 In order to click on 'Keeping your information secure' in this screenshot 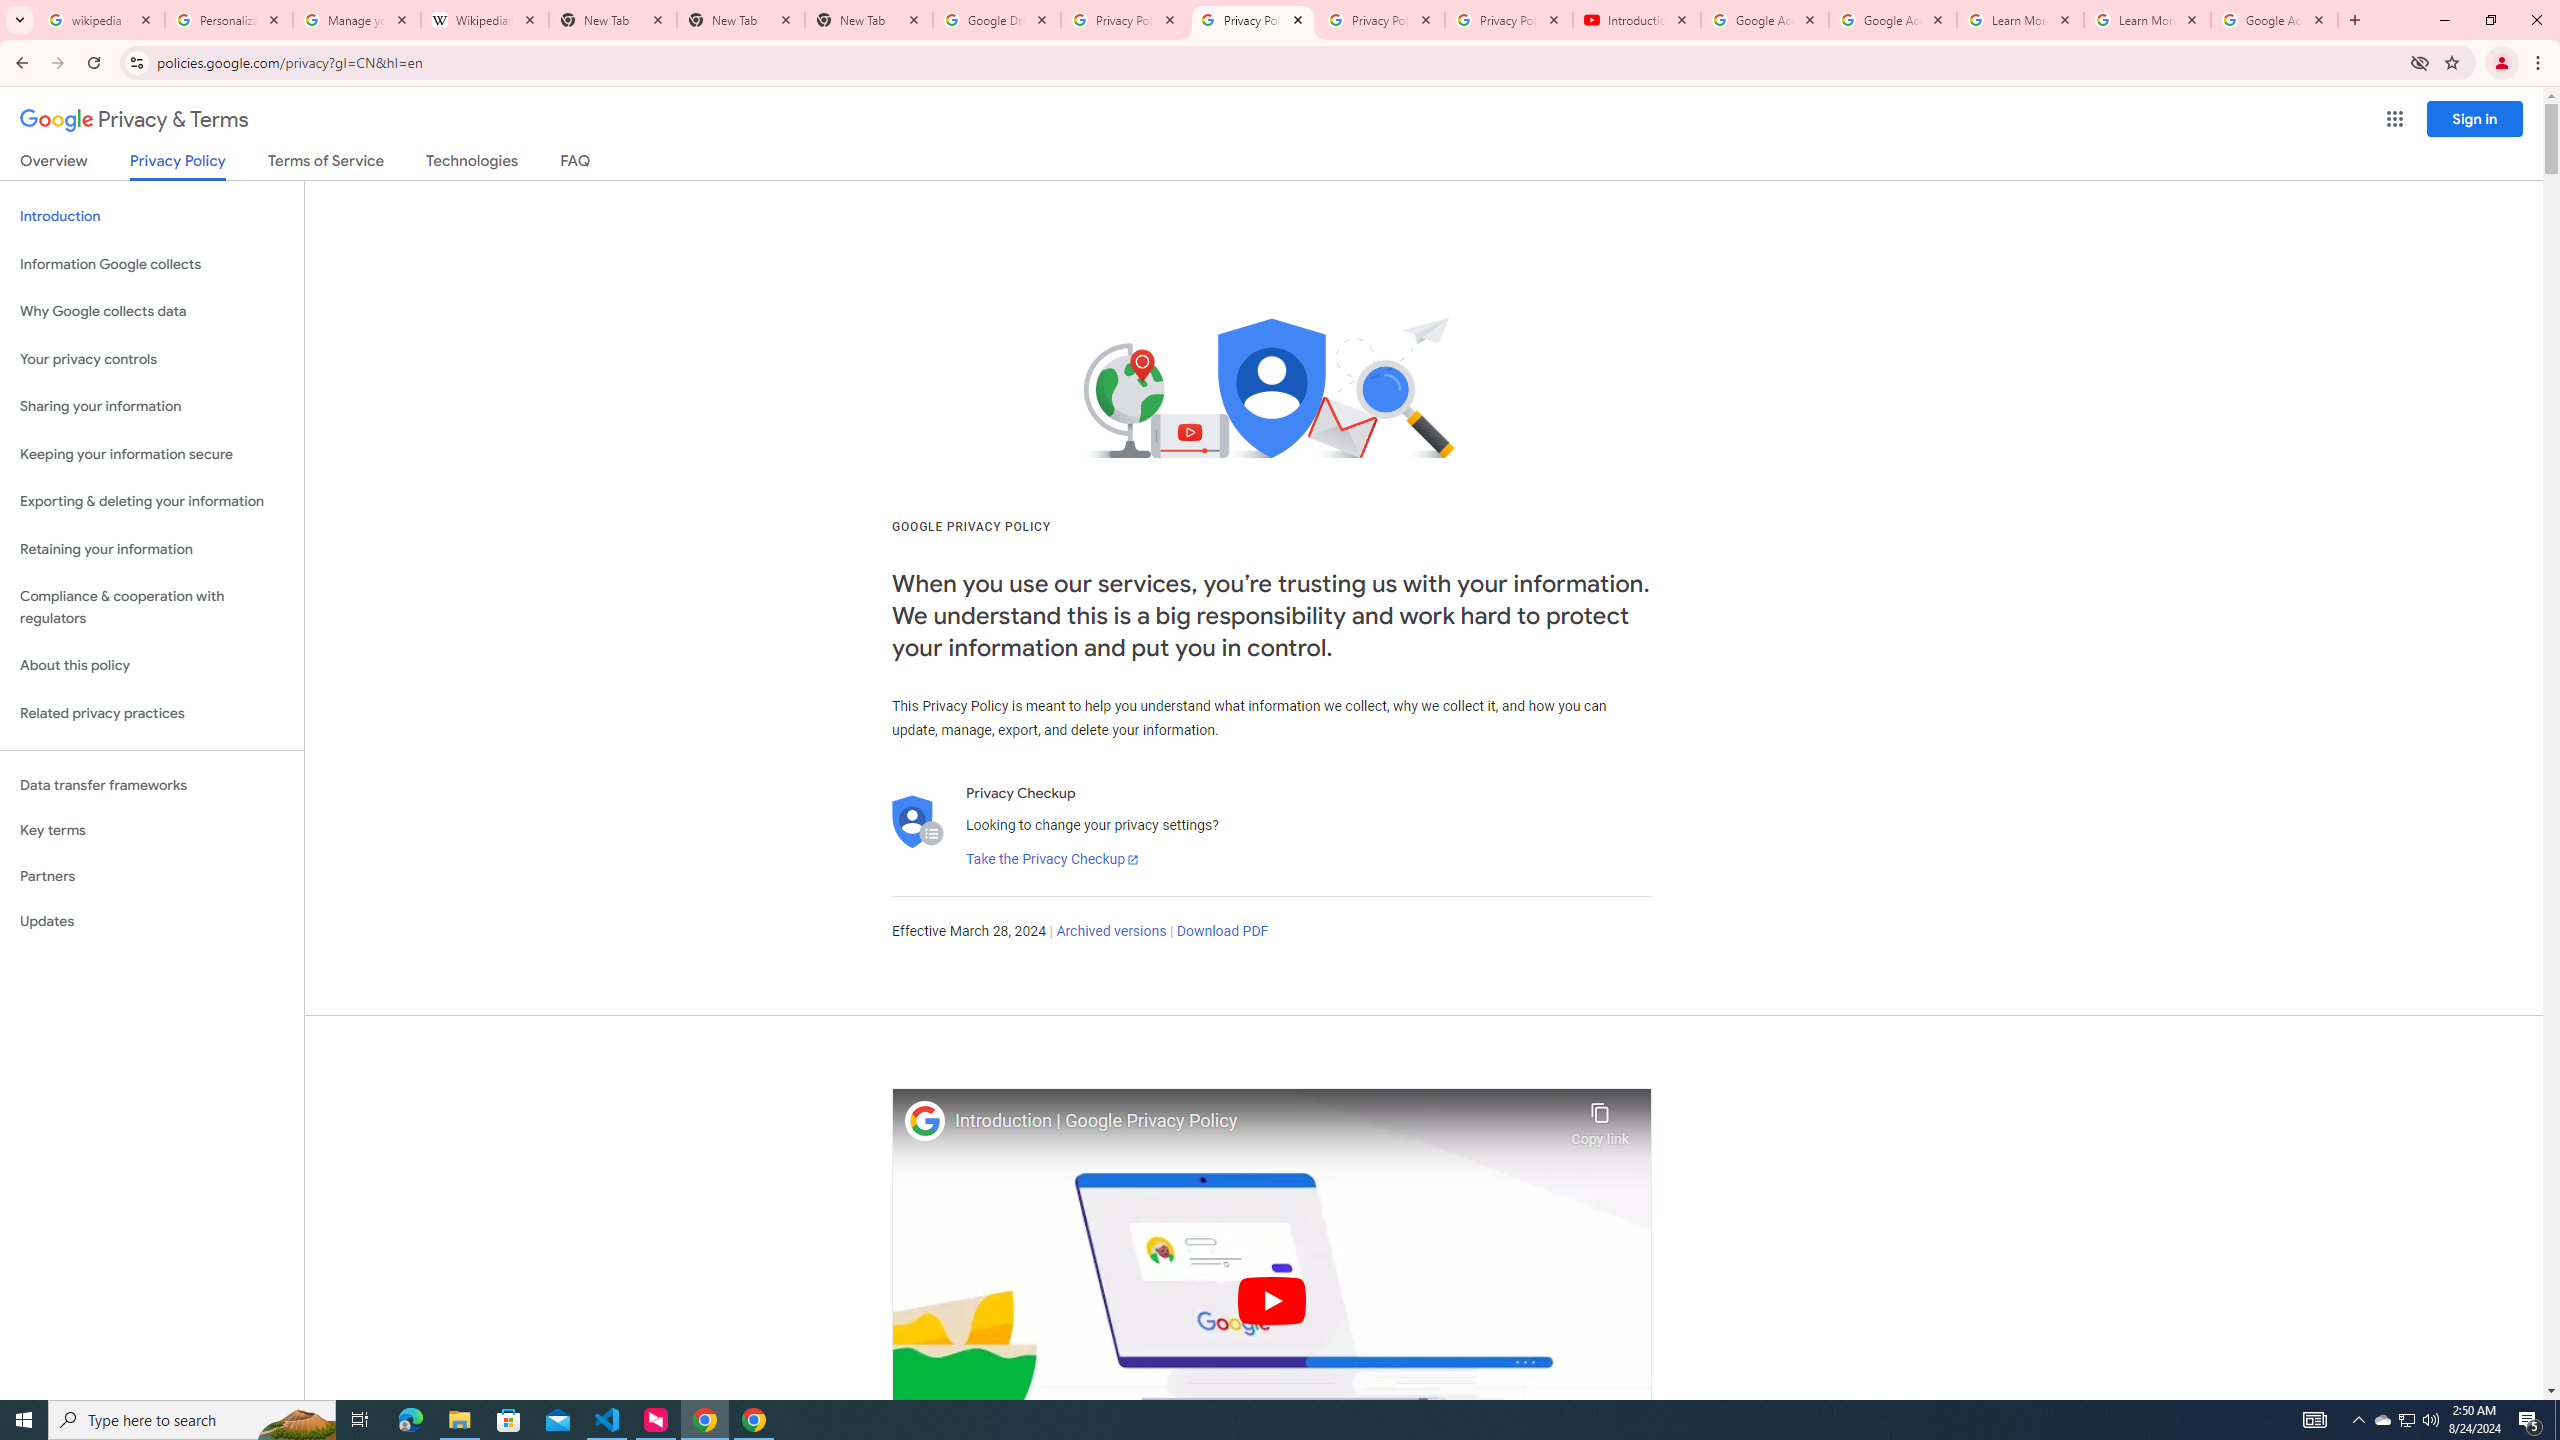, I will do `click(151, 455)`.